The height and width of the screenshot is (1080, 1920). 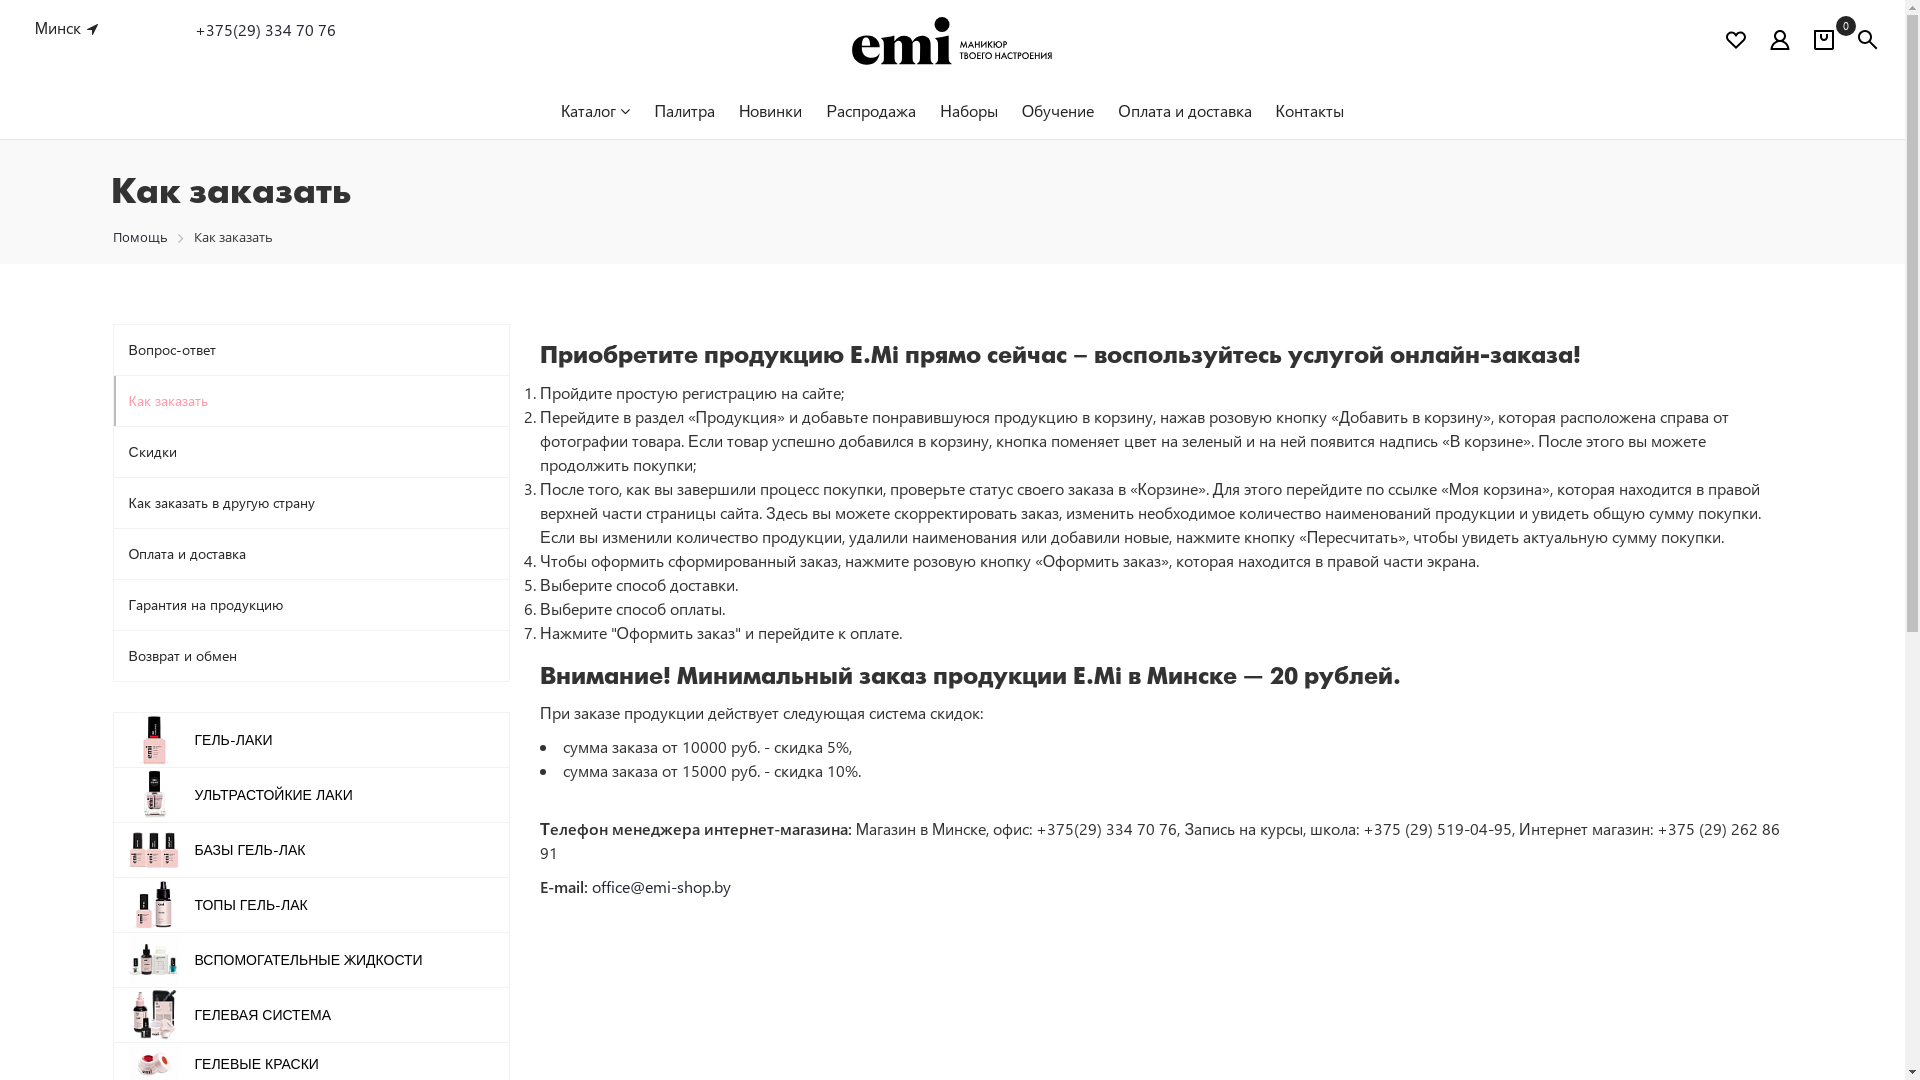 What do you see at coordinates (661, 885) in the screenshot?
I see `'office@emi-shop.by'` at bounding box center [661, 885].